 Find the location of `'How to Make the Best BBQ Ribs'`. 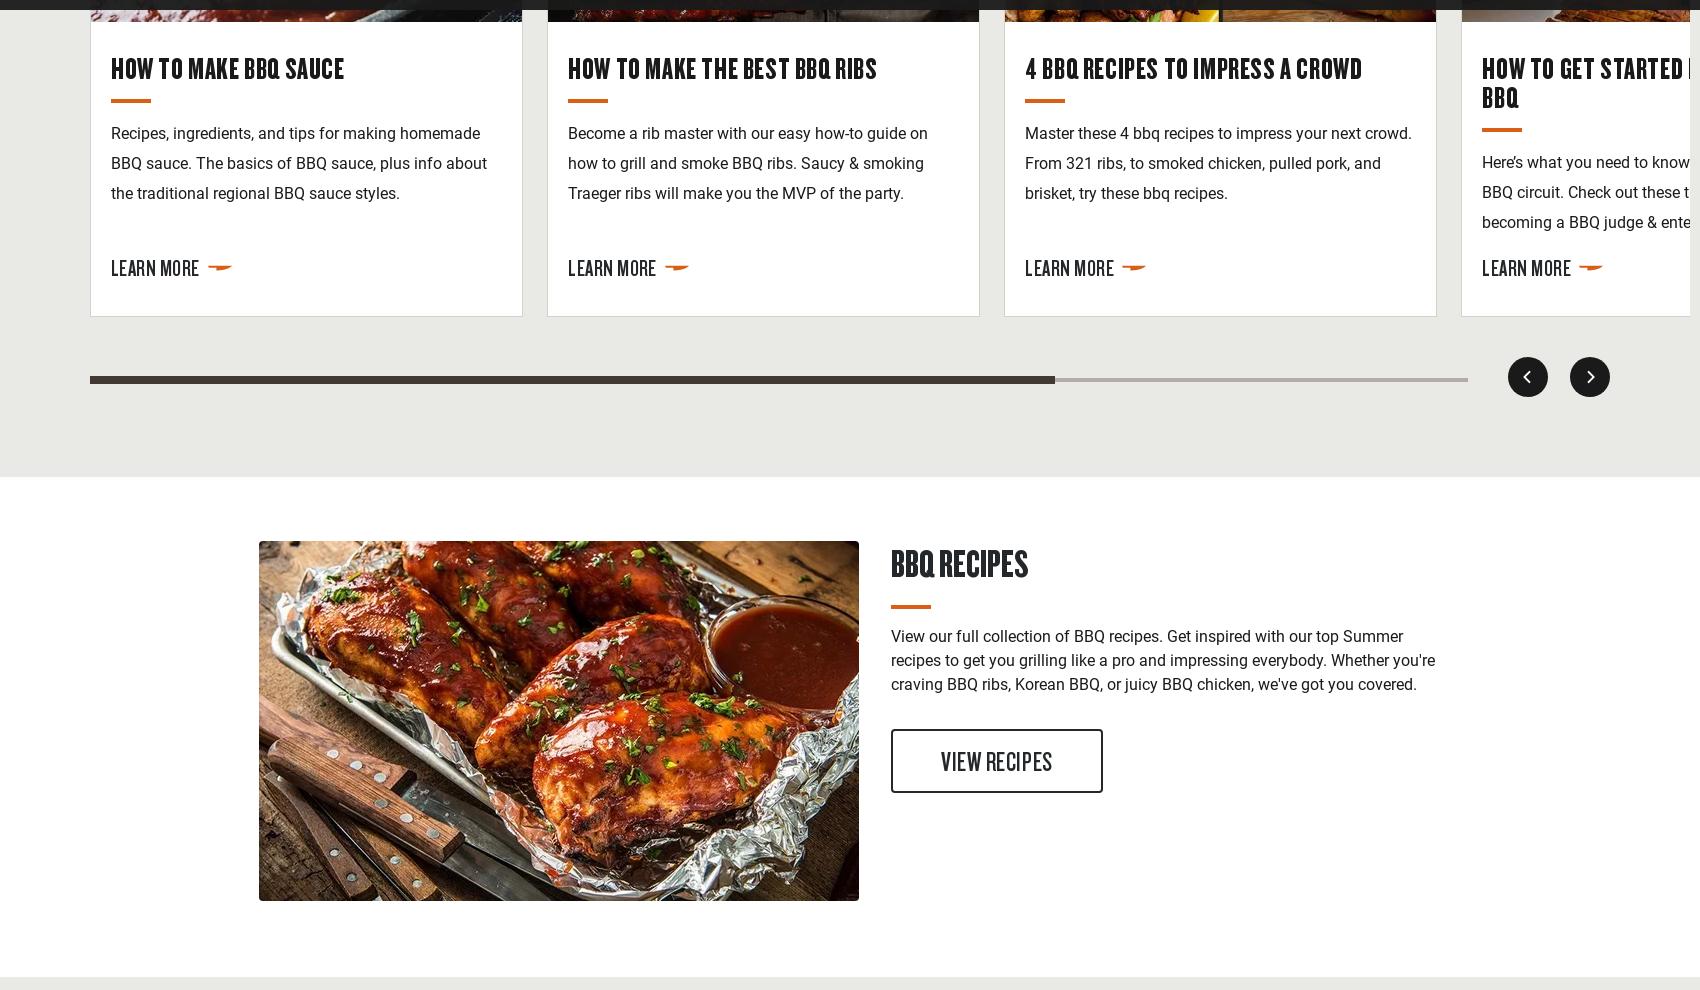

'How to Make the Best BBQ Ribs' is located at coordinates (722, 66).